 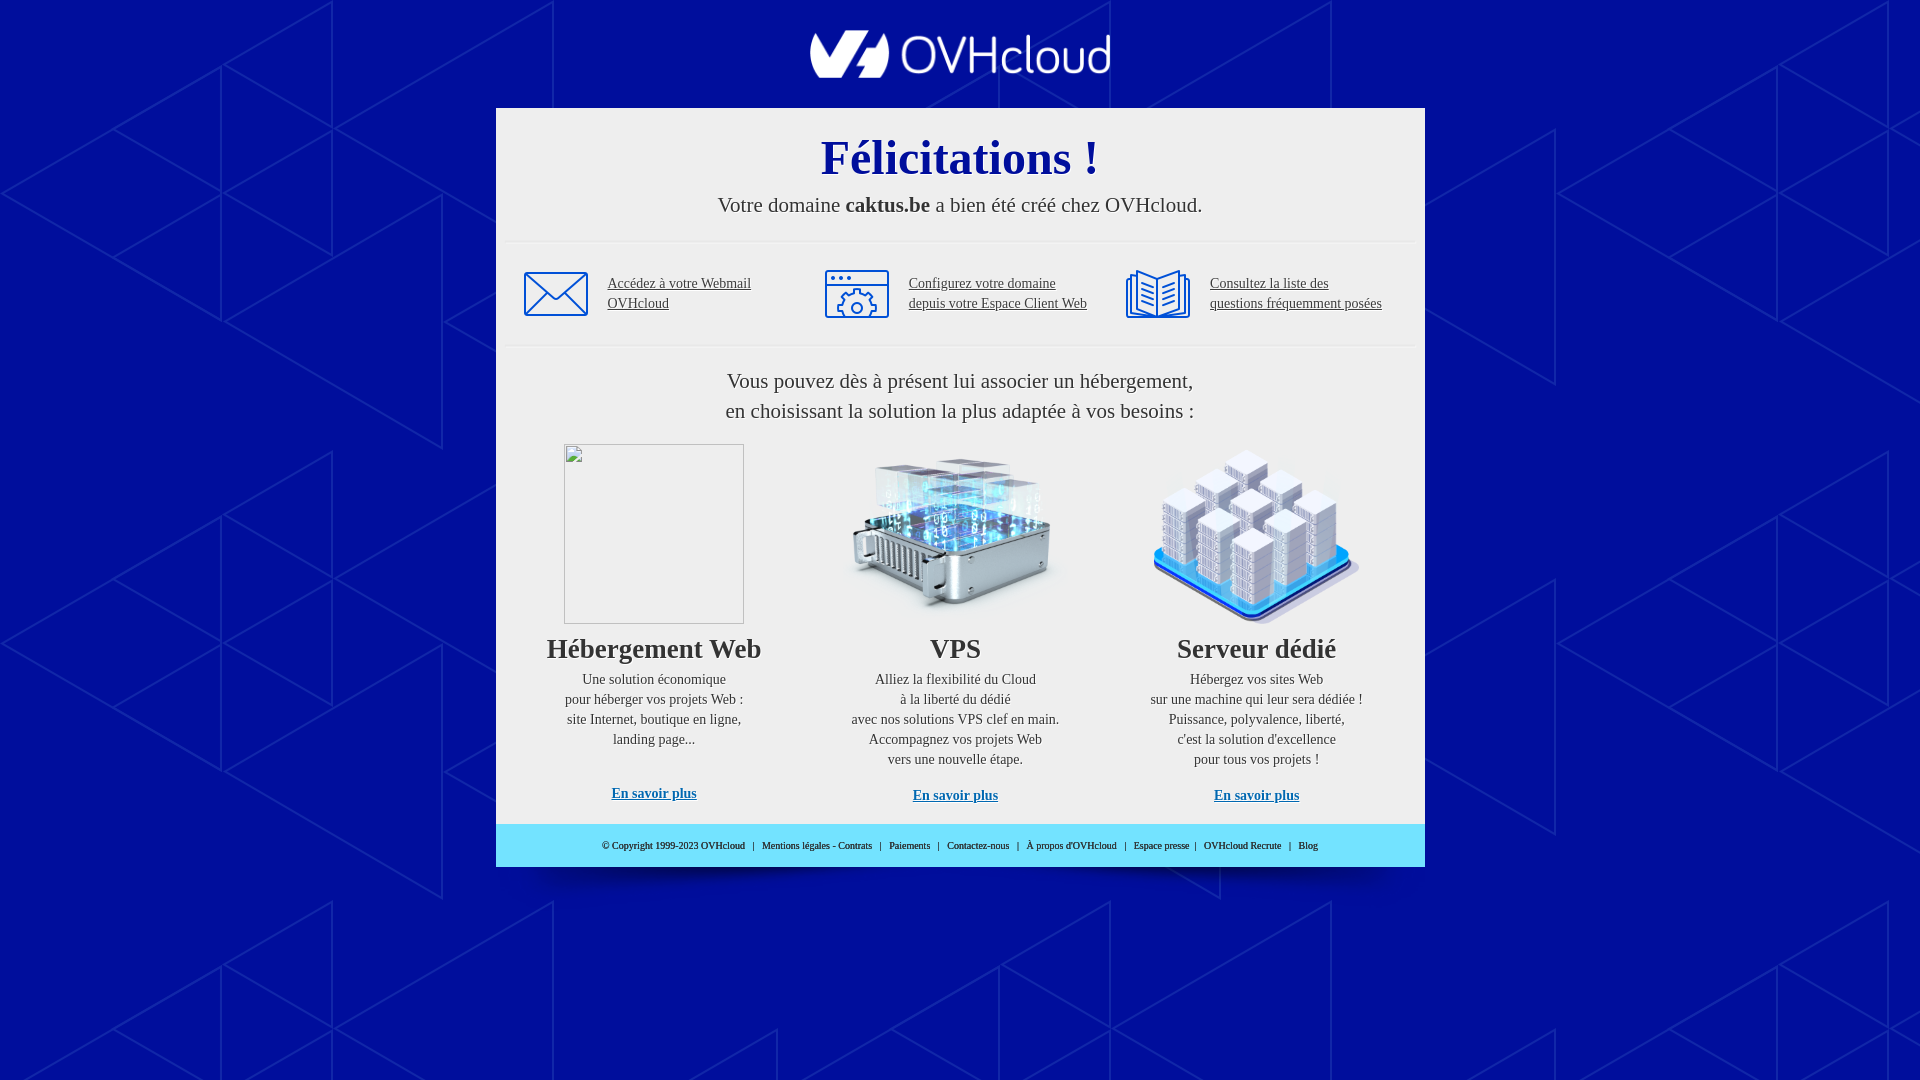 What do you see at coordinates (843, 618) in the screenshot?
I see `'VPS'` at bounding box center [843, 618].